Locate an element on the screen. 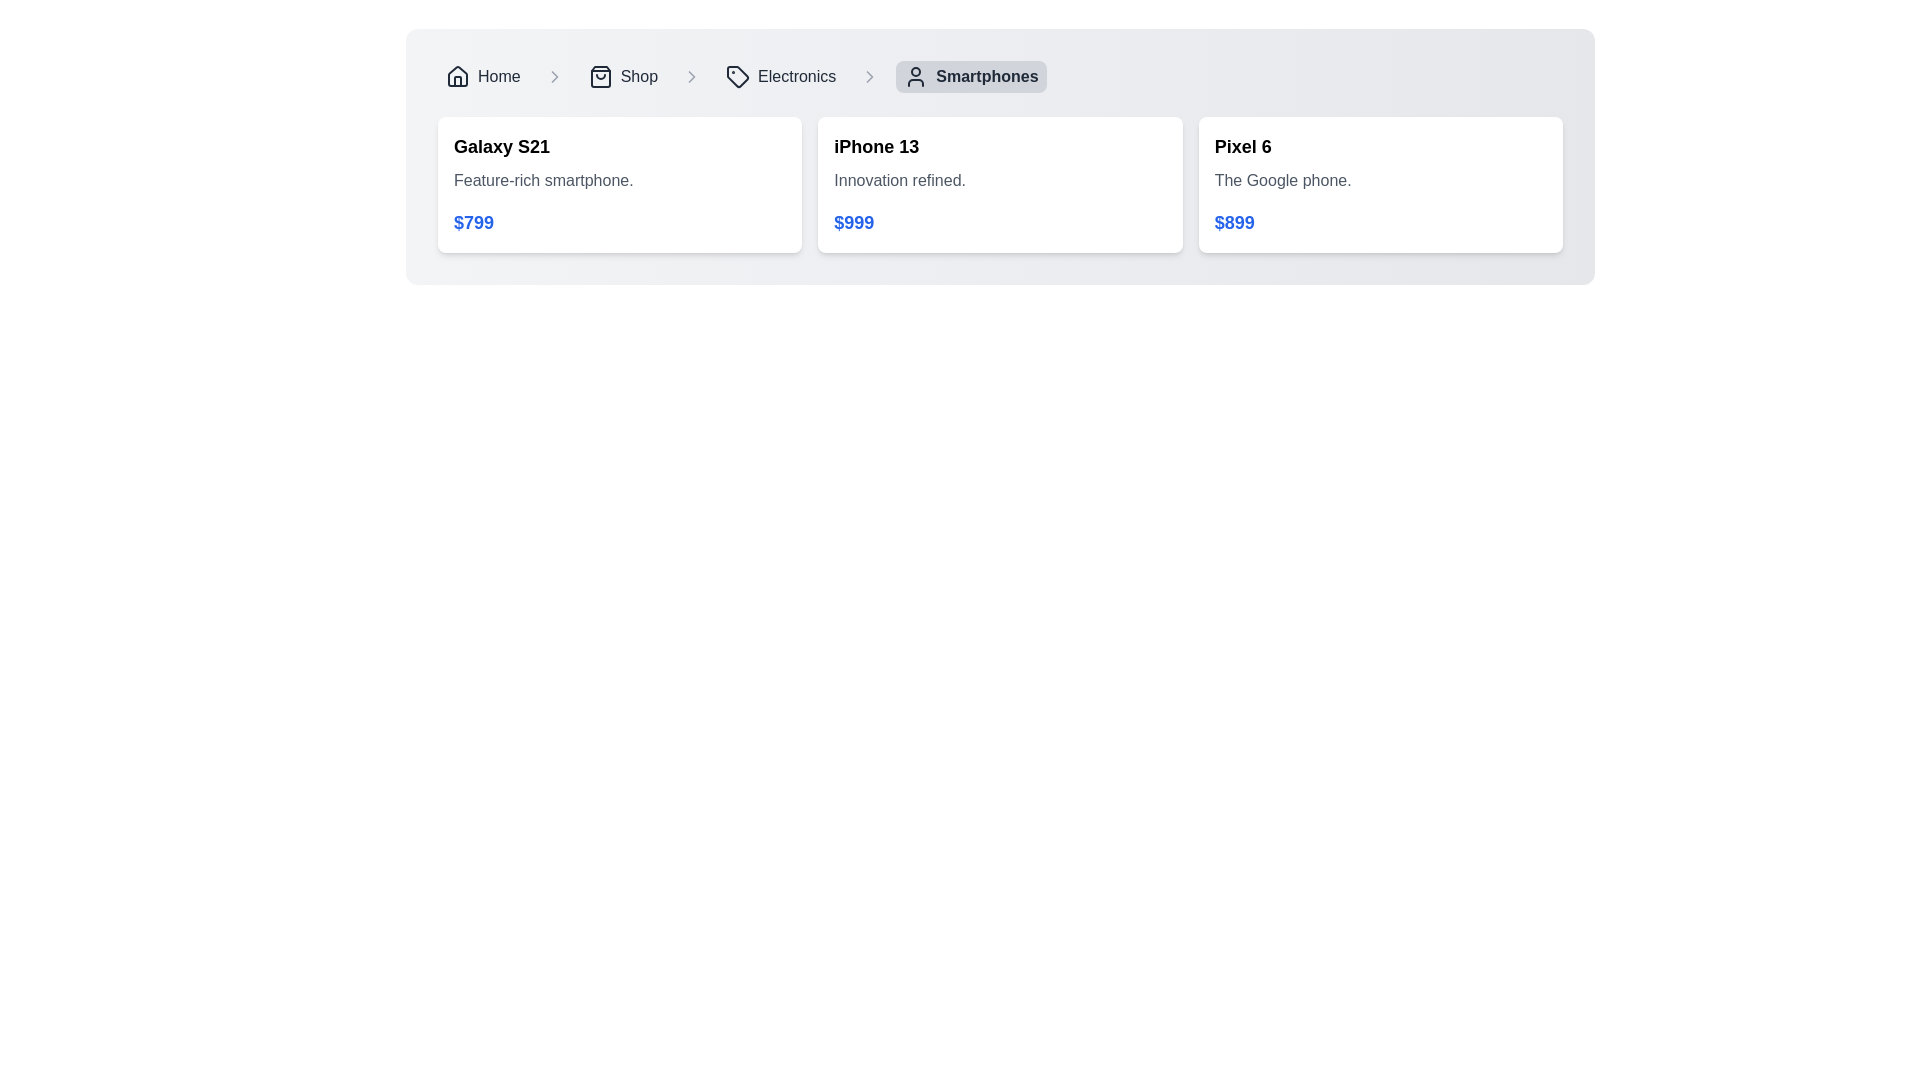 This screenshot has height=1080, width=1920. the text display element that provides a brief description about the product, positioned below the title 'iPhone 13' and above the price '$999', which is the second product card in the row is located at coordinates (899, 181).